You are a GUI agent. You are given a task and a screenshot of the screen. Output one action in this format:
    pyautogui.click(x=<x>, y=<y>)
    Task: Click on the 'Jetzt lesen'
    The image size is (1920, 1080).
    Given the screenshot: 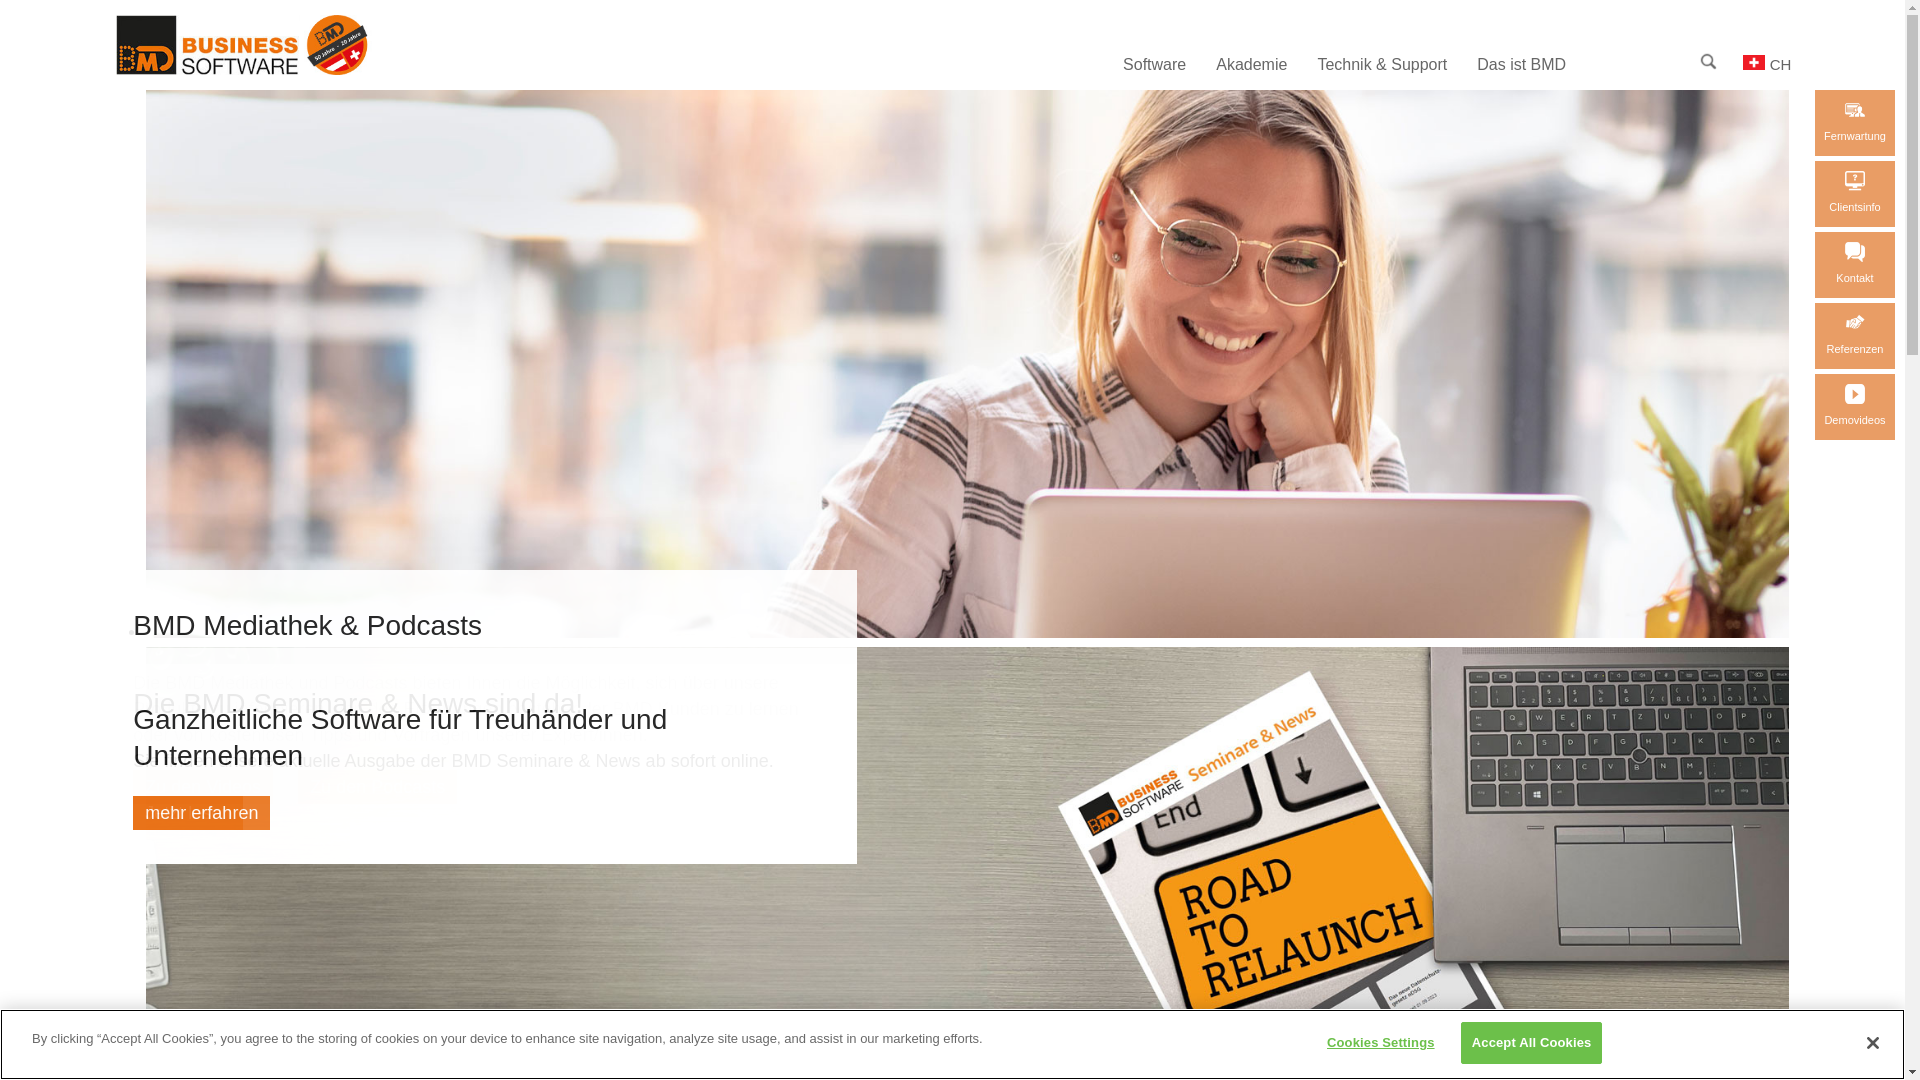 What is the action you would take?
    pyautogui.click(x=187, y=813)
    